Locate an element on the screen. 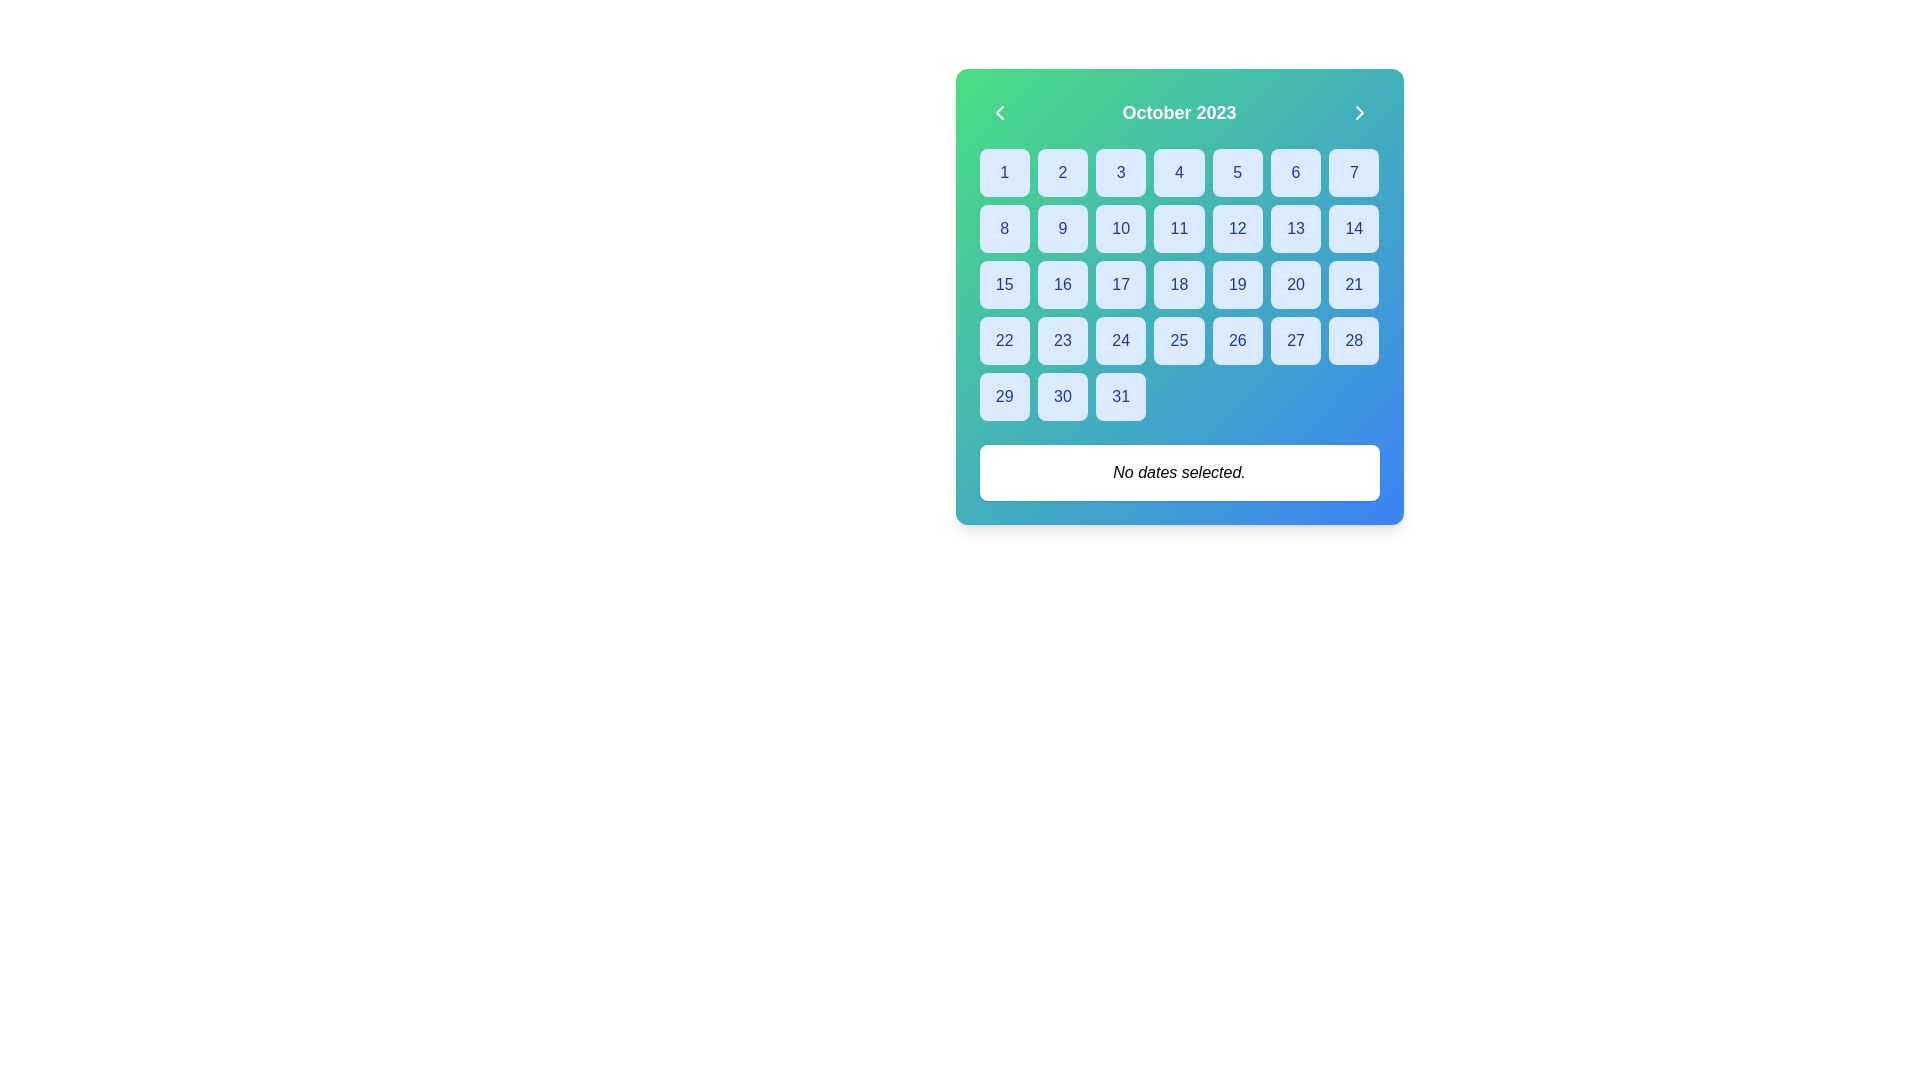 The image size is (1920, 1080). the date selection button for the 26th in the calendar interface, located in the fourth row and fifth column of the grid is located at coordinates (1236, 339).